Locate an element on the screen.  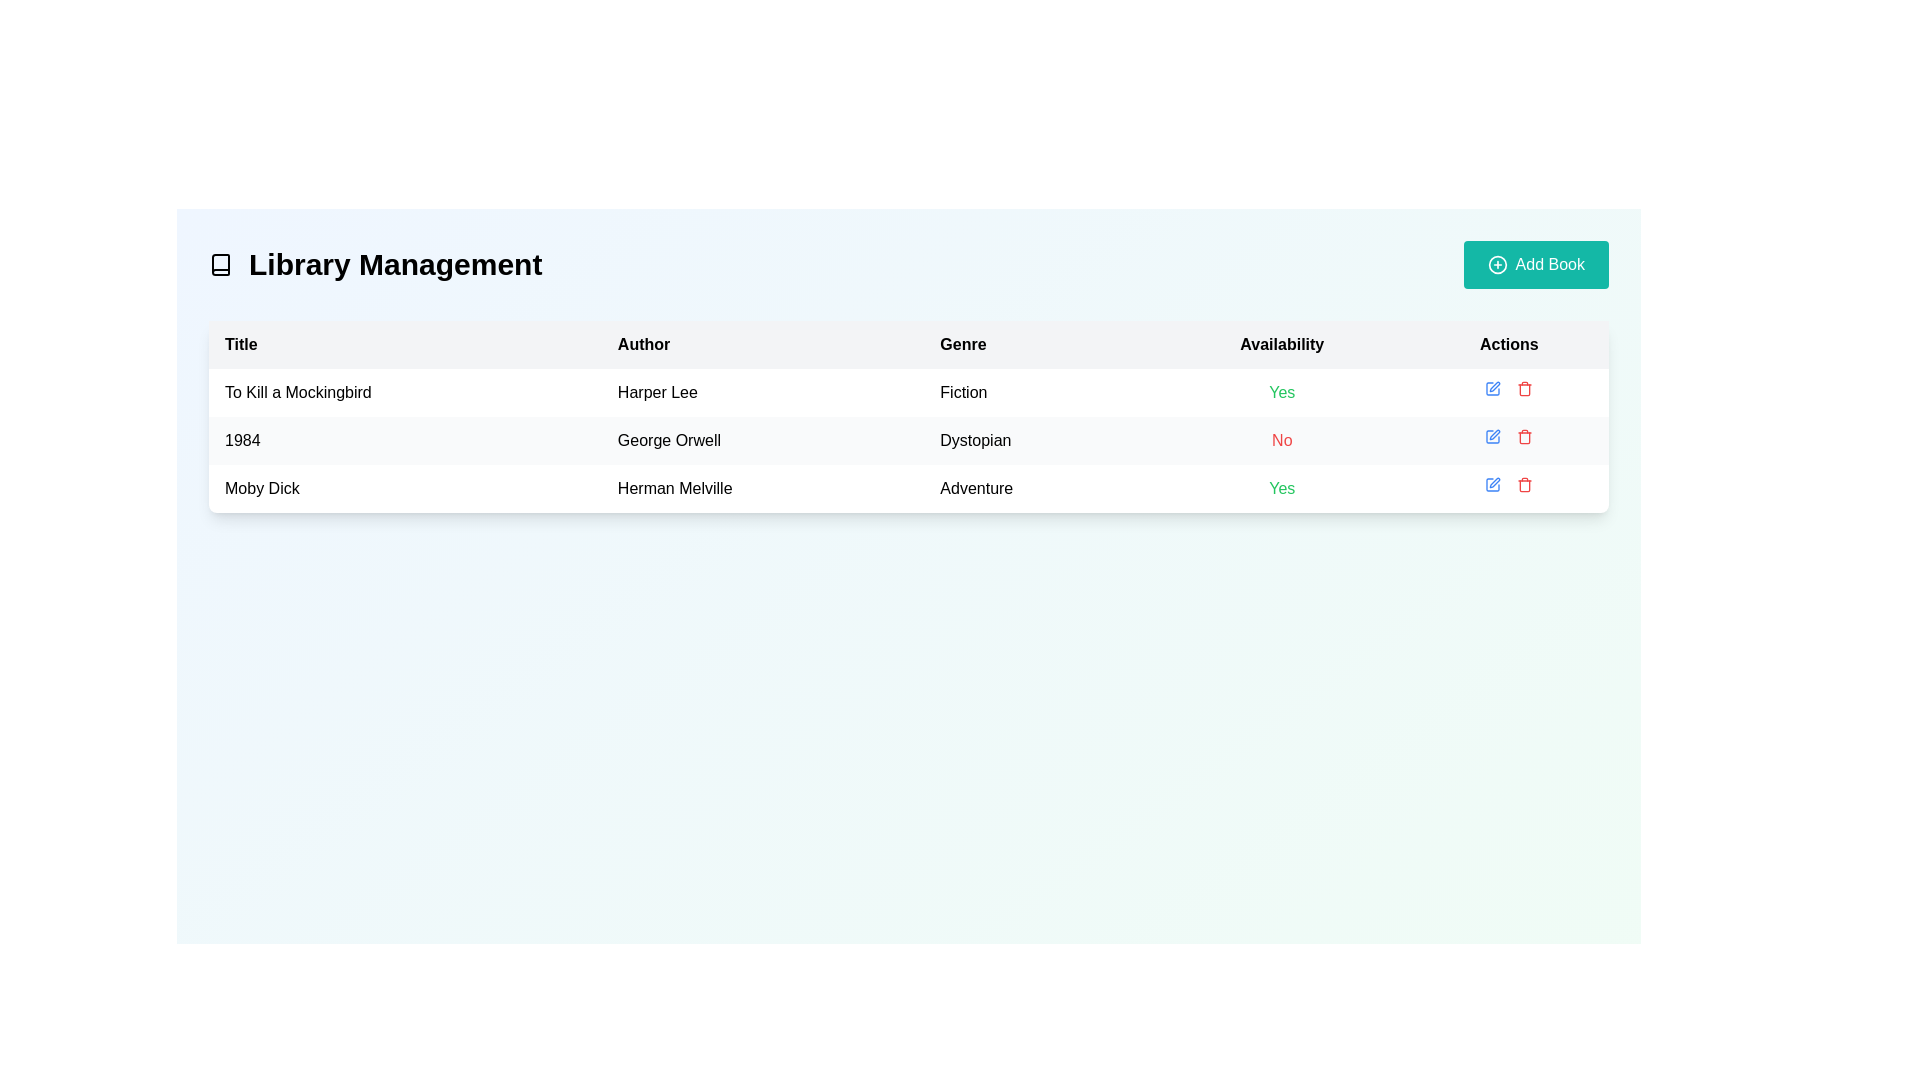
the availability status text label for the book 'Moby Dick', which indicates its availability is located at coordinates (1282, 489).